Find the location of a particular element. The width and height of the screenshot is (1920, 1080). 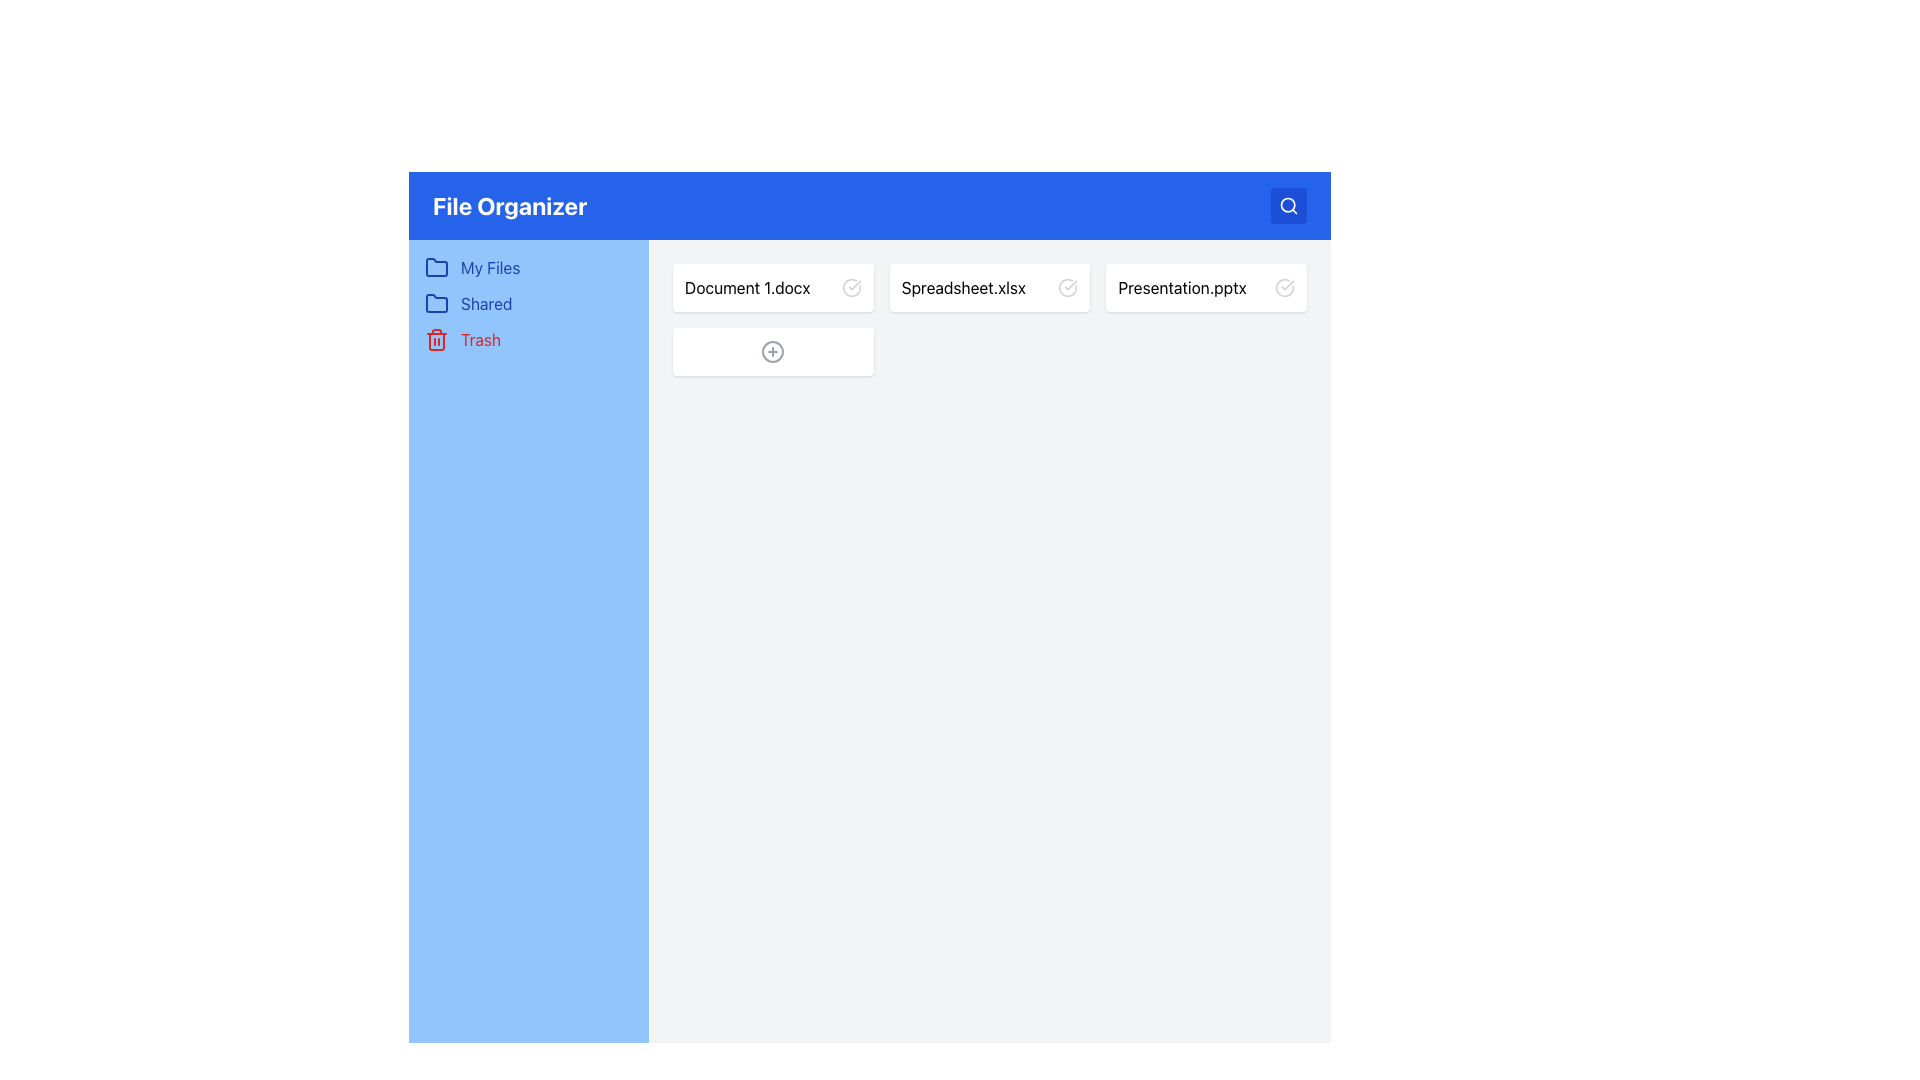

the text label displaying 'Presentation.pptx', located in the upper right portion of the main content area is located at coordinates (1182, 288).